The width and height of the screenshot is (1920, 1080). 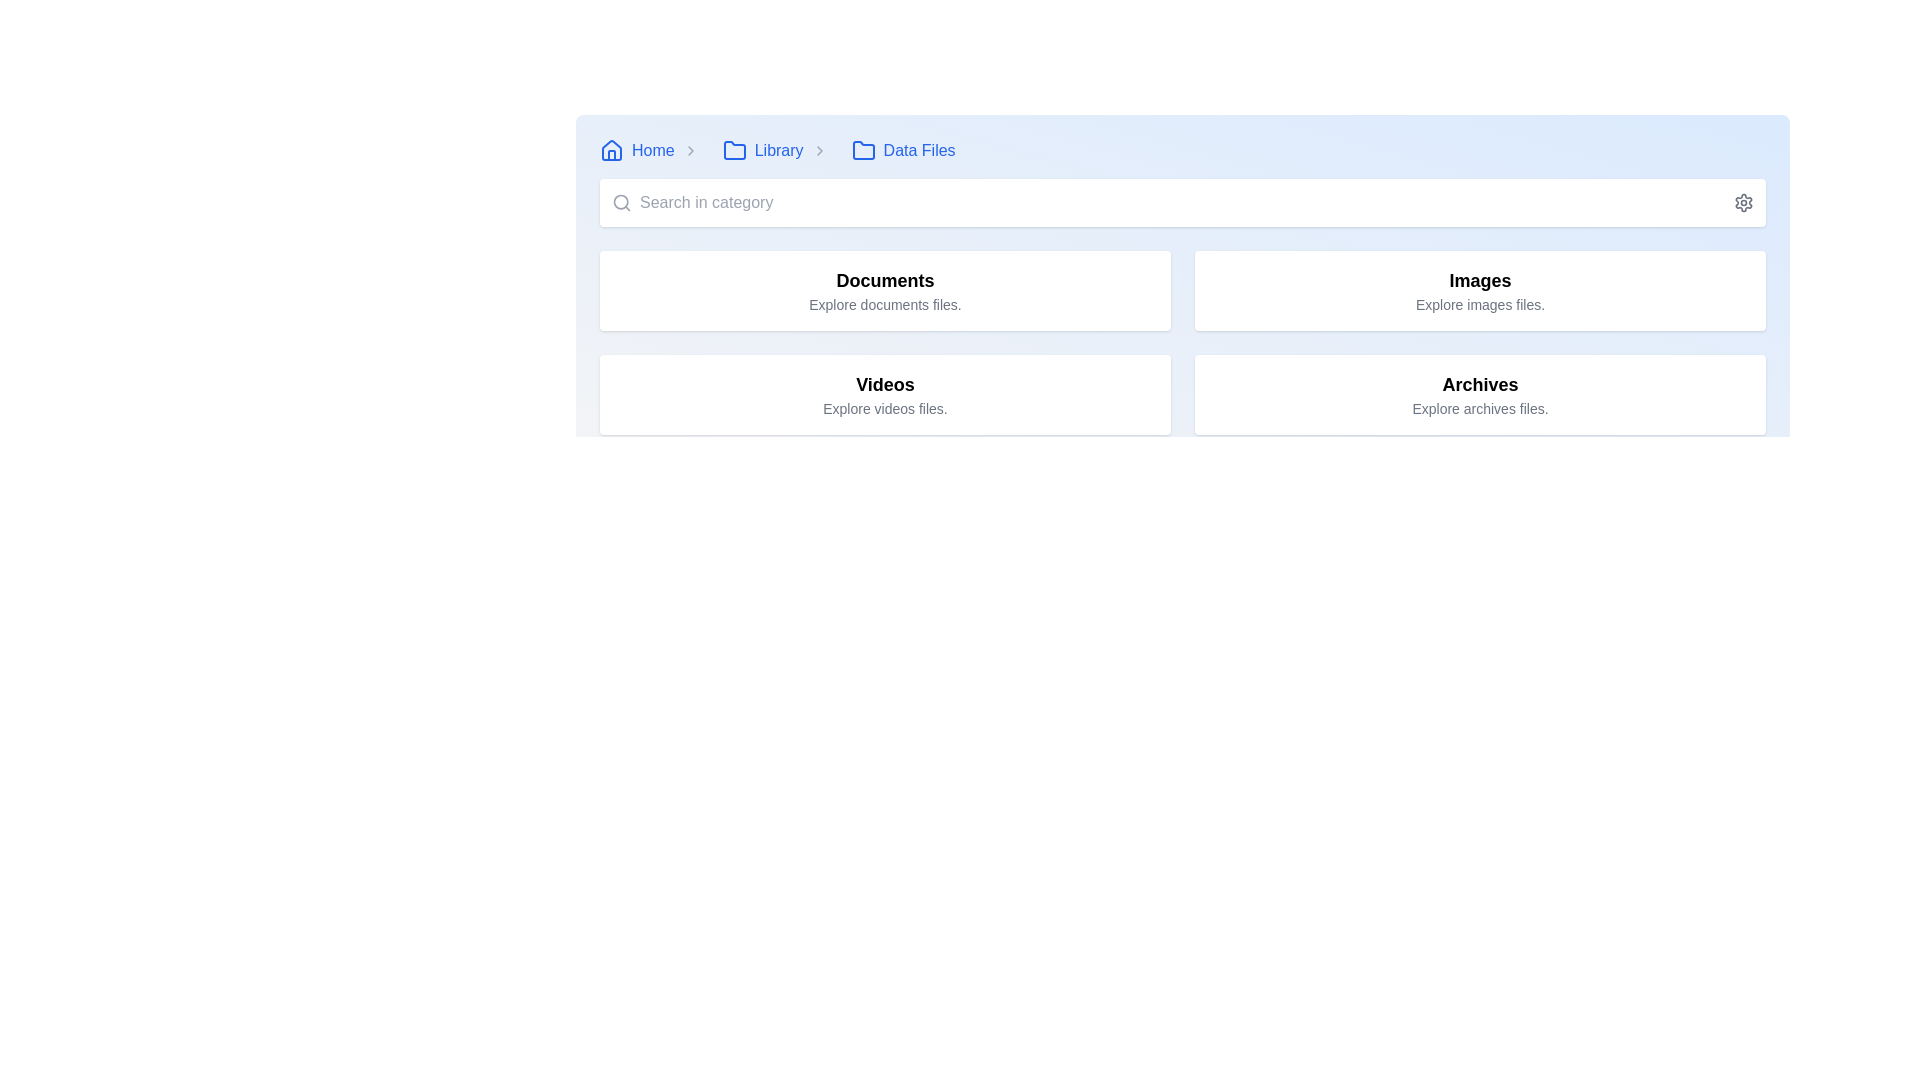 What do you see at coordinates (884, 304) in the screenshot?
I see `the descriptive text element located below the 'Documents' heading, which explains the document files section` at bounding box center [884, 304].